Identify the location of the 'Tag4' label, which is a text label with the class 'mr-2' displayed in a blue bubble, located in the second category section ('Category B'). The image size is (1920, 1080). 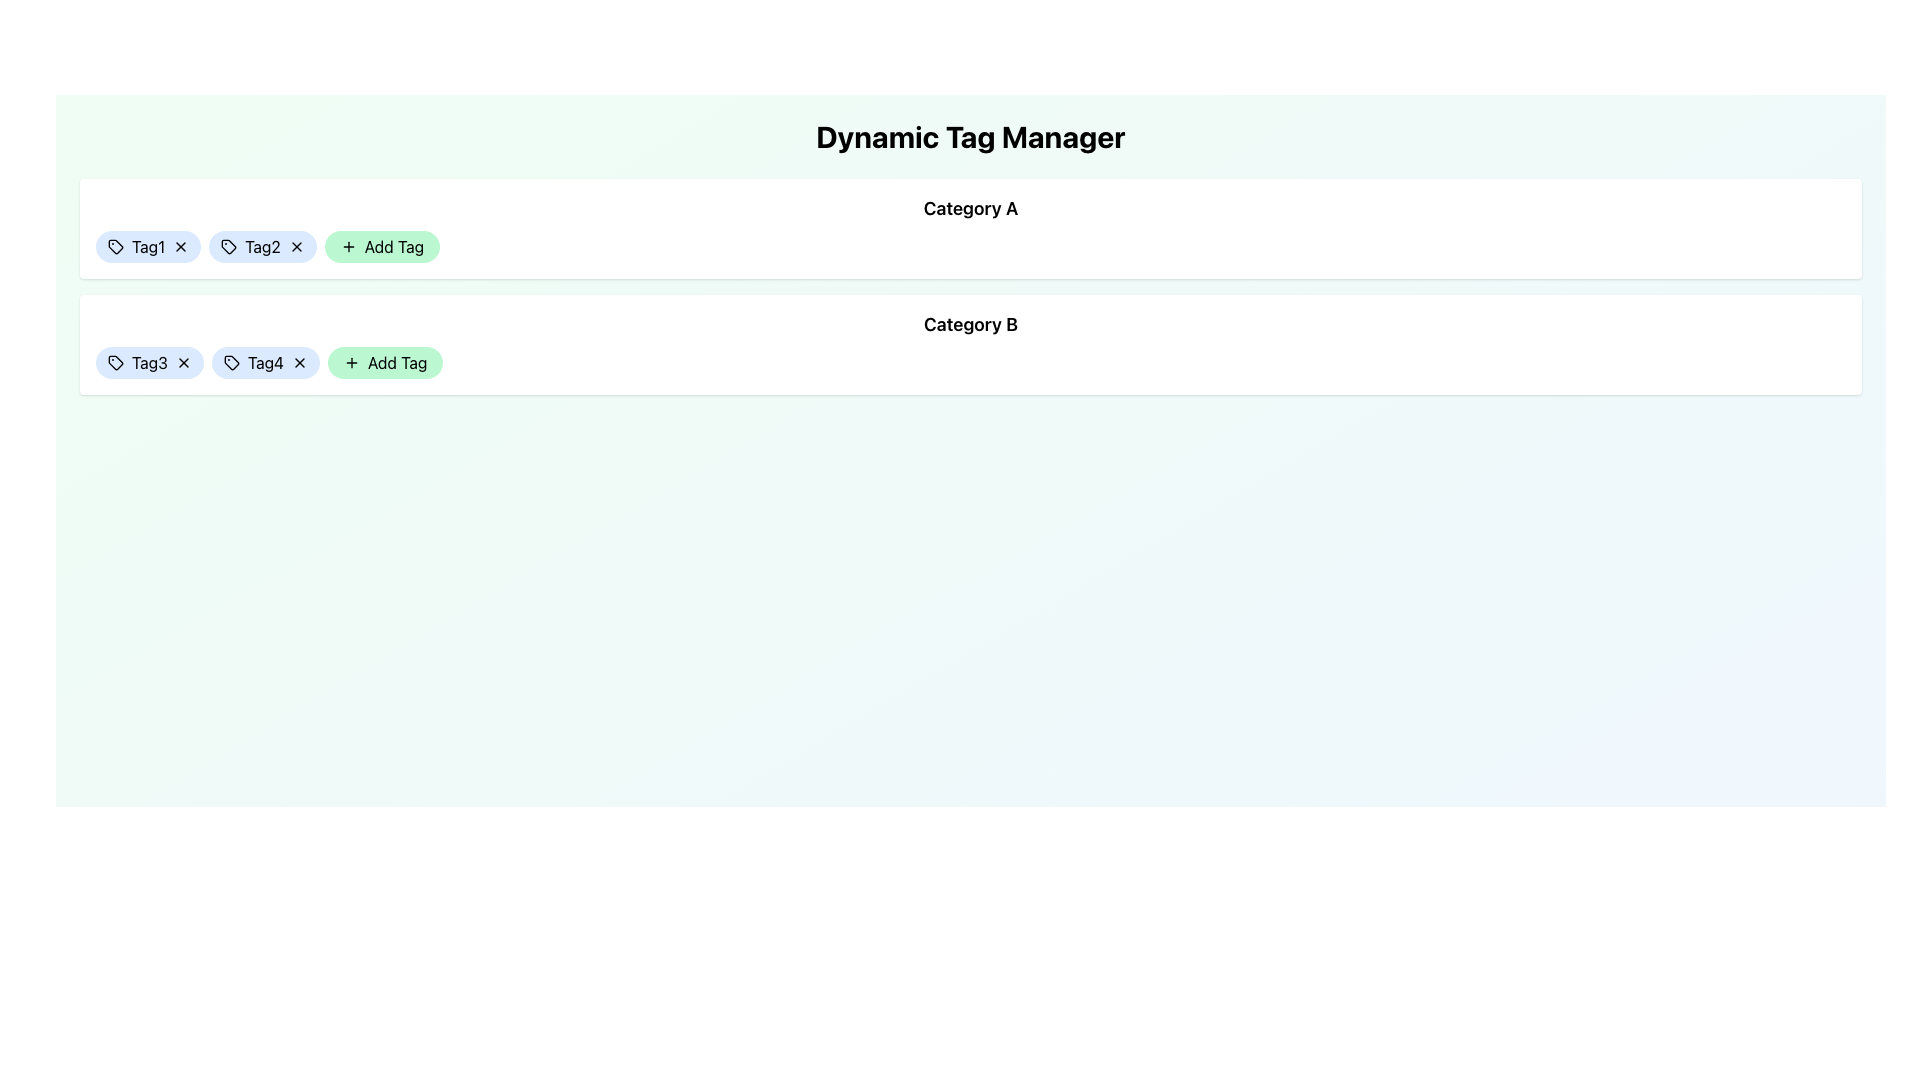
(264, 362).